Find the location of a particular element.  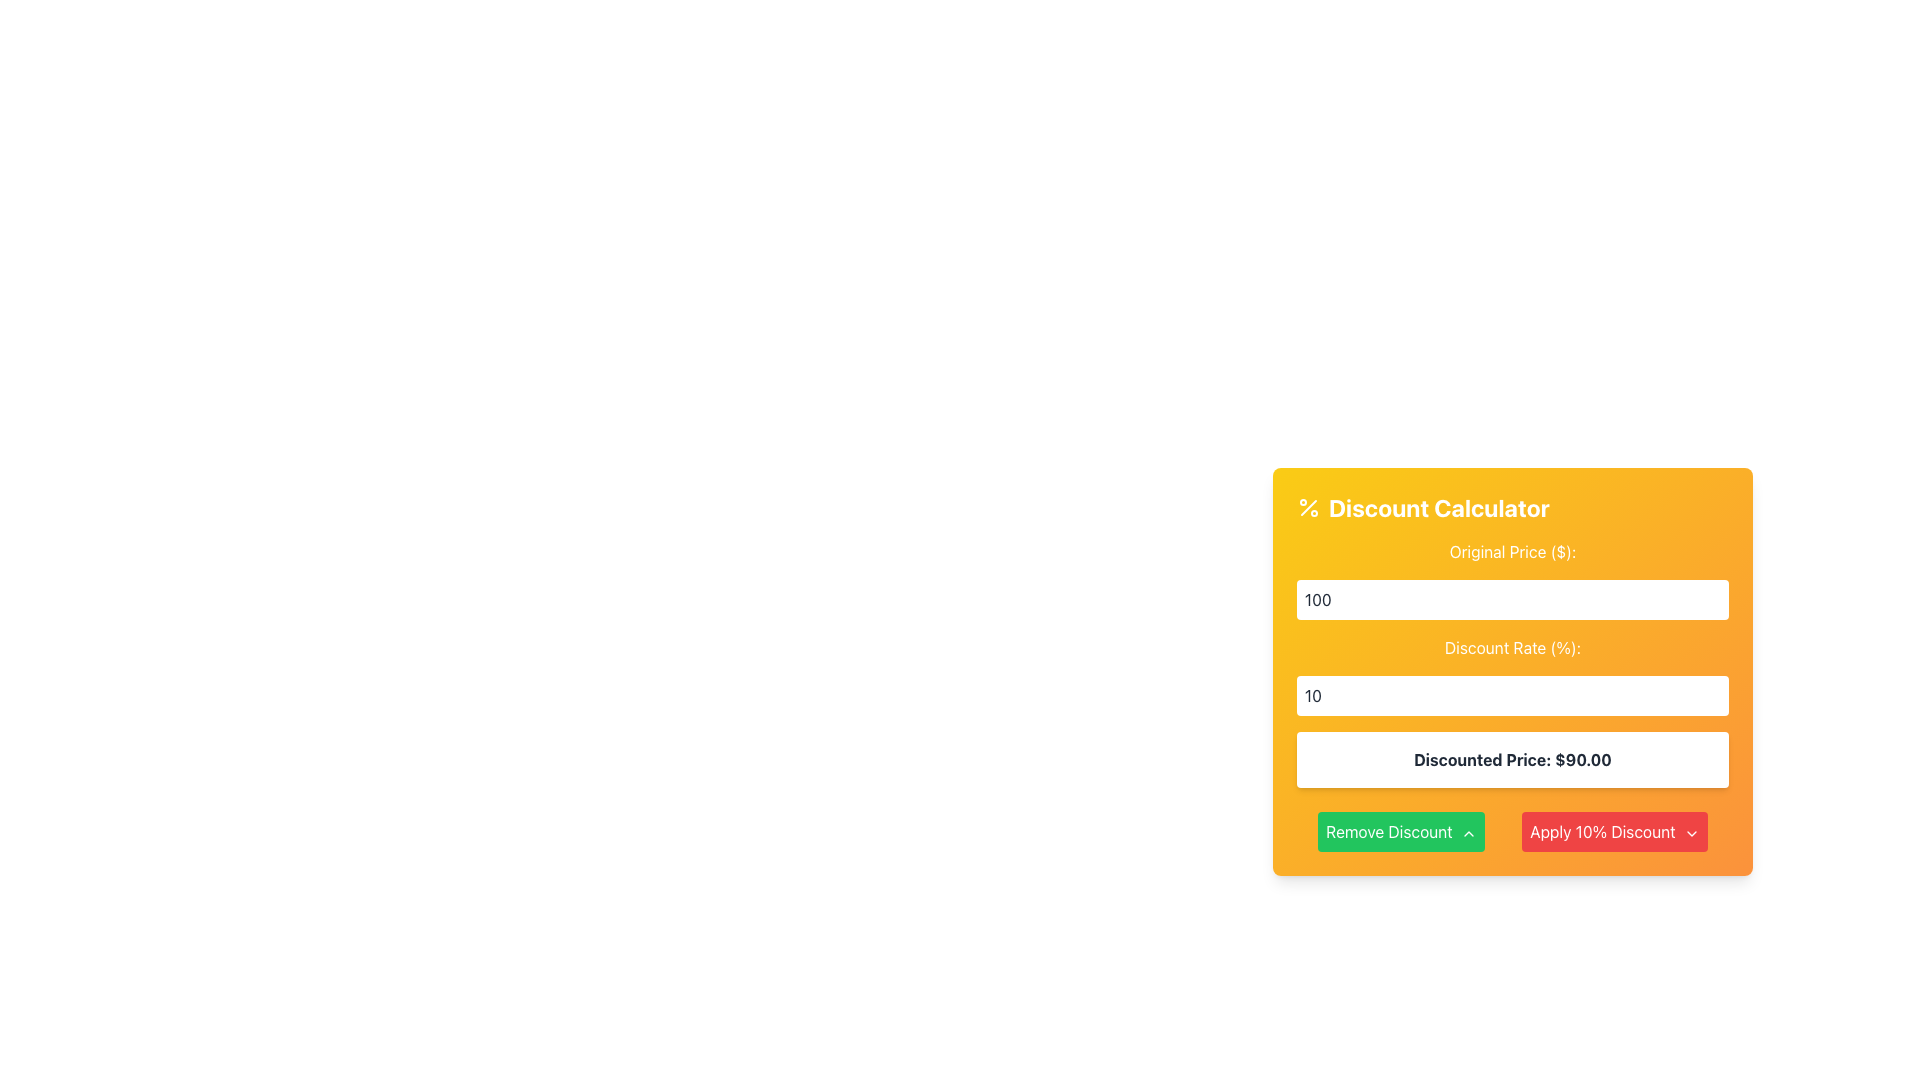

the decorative icon located at the top-left corner of the header section, which is positioned to the left of the title text 'Discount Calculator' is located at coordinates (1309, 507).